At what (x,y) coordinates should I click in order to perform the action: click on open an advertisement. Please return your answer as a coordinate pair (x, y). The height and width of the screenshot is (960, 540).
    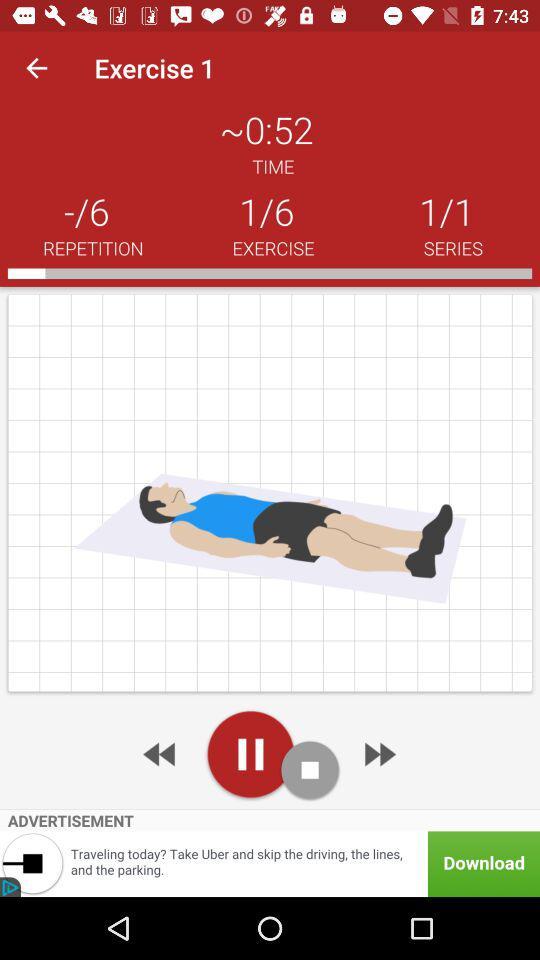
    Looking at the image, I should click on (270, 863).